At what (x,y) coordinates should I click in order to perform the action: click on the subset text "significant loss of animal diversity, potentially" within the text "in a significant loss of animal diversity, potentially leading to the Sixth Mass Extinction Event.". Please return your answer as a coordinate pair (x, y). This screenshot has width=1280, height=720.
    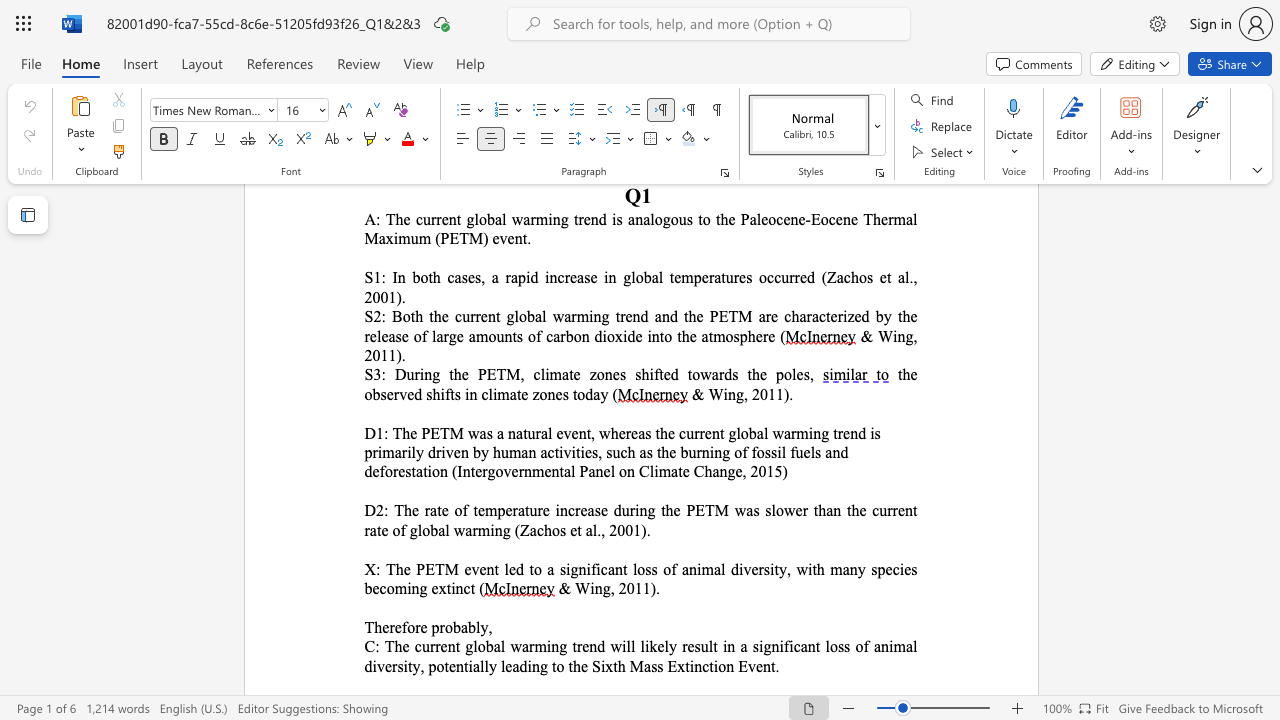
    Looking at the image, I should click on (751, 646).